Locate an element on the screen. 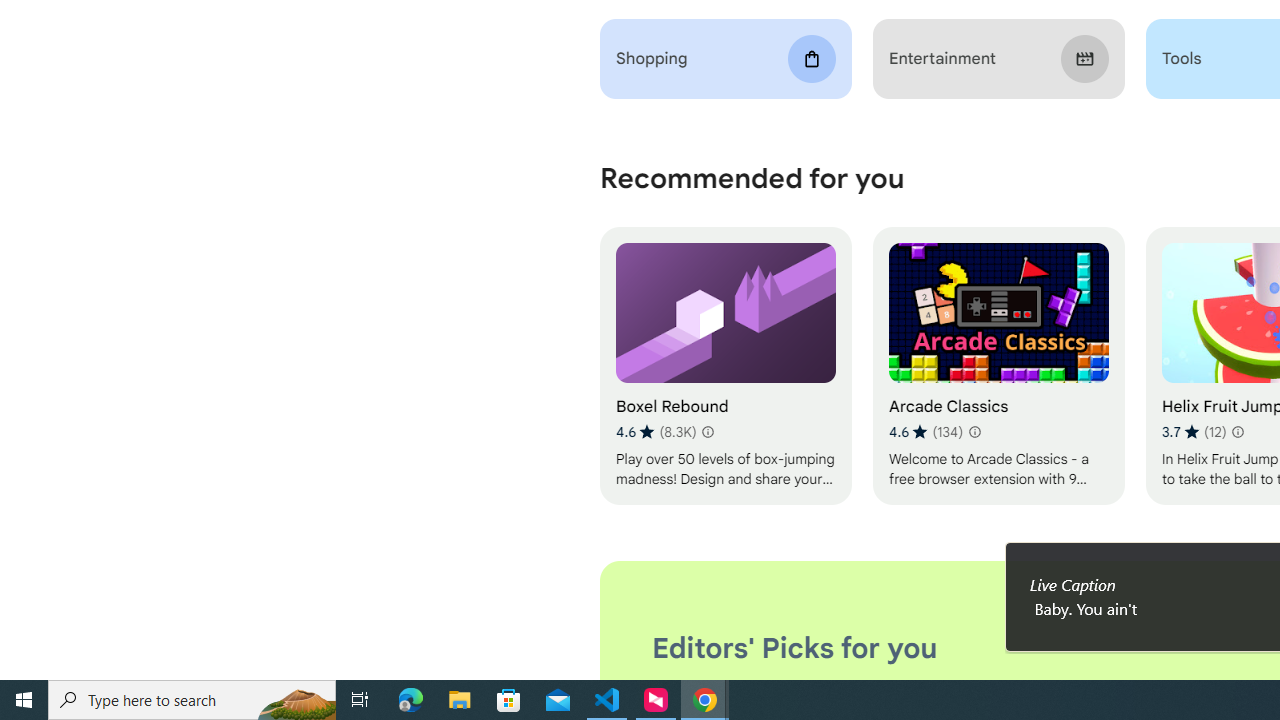 Image resolution: width=1280 pixels, height=720 pixels. 'Average rating 3.7 out of 5 stars. 12 ratings.' is located at coordinates (1194, 431).